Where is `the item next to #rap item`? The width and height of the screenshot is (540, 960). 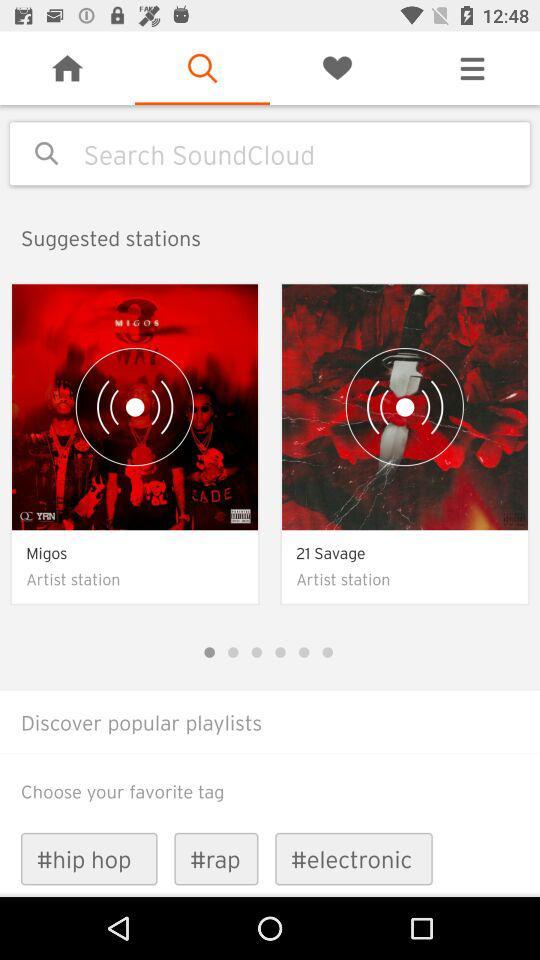
the item next to #rap item is located at coordinates (353, 858).